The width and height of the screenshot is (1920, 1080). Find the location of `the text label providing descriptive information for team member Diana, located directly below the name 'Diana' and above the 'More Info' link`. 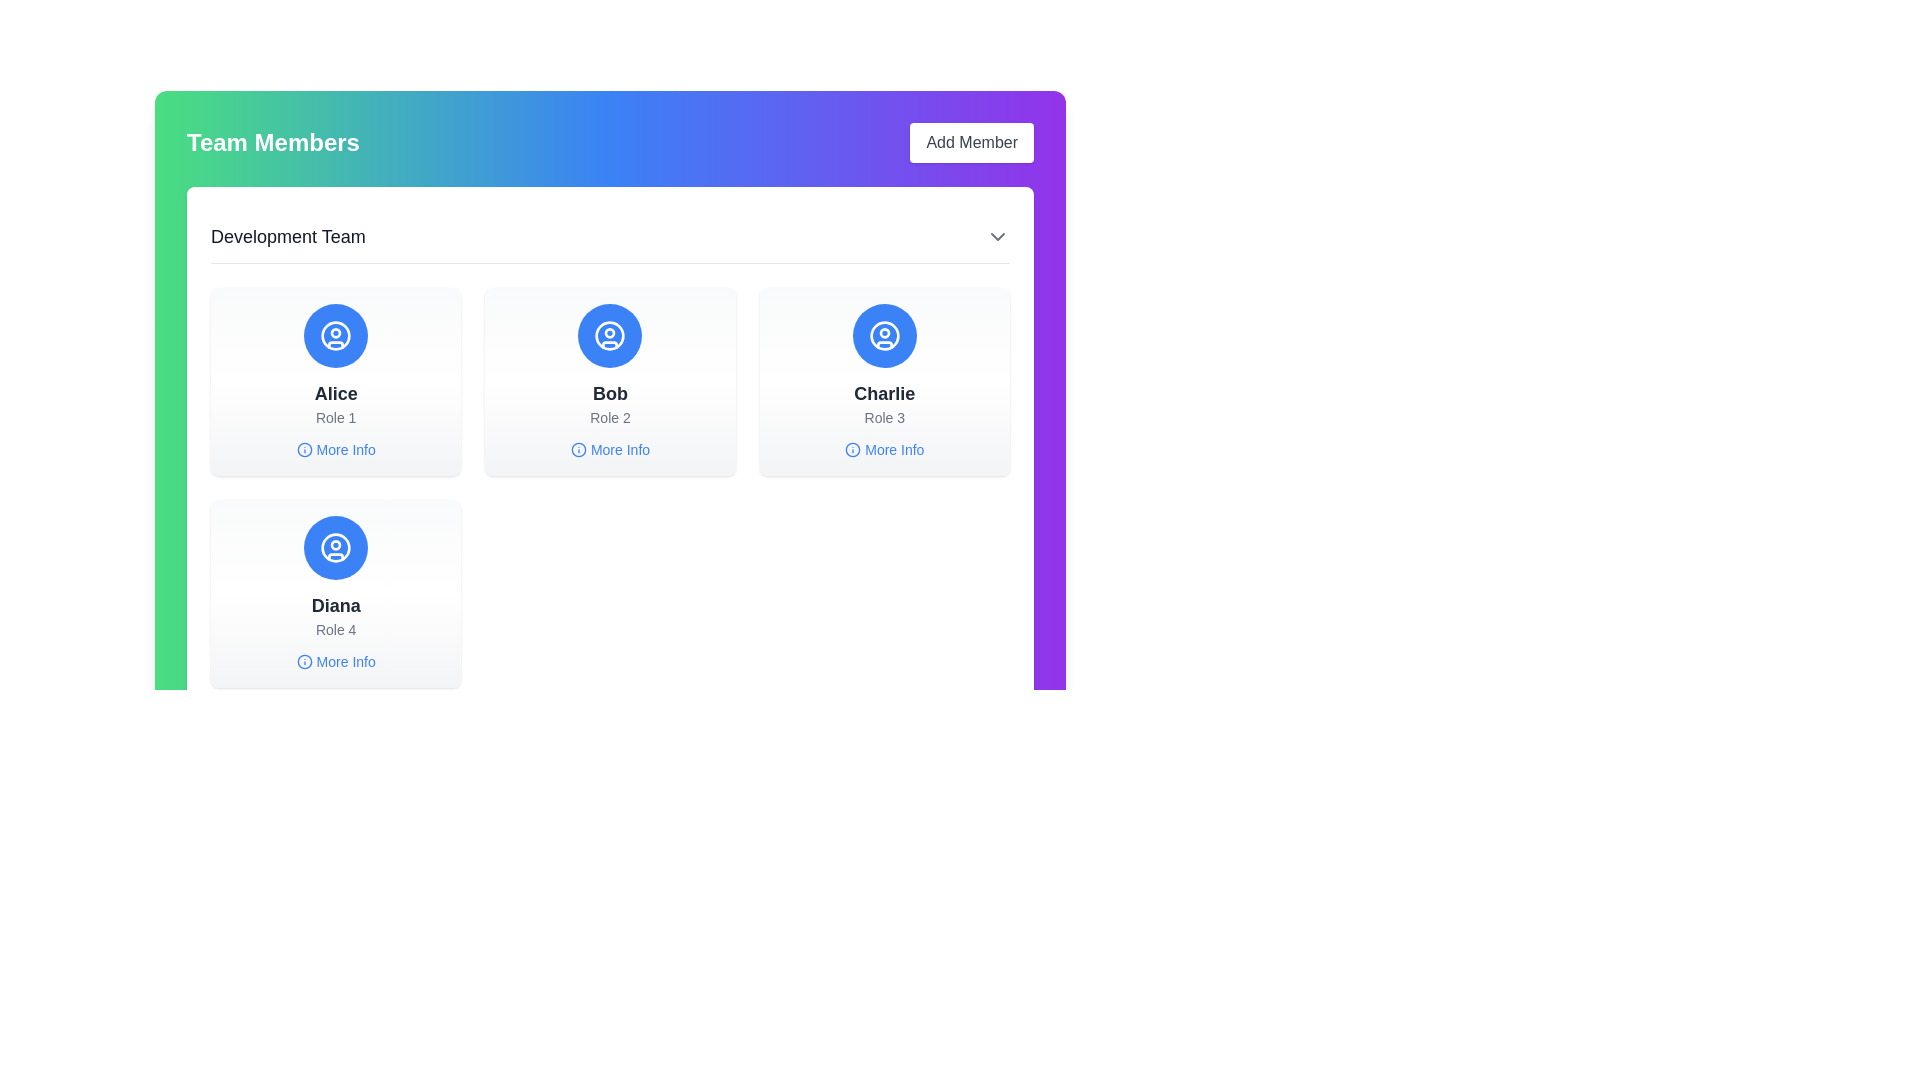

the text label providing descriptive information for team member Diana, located directly below the name 'Diana' and above the 'More Info' link is located at coordinates (336, 628).